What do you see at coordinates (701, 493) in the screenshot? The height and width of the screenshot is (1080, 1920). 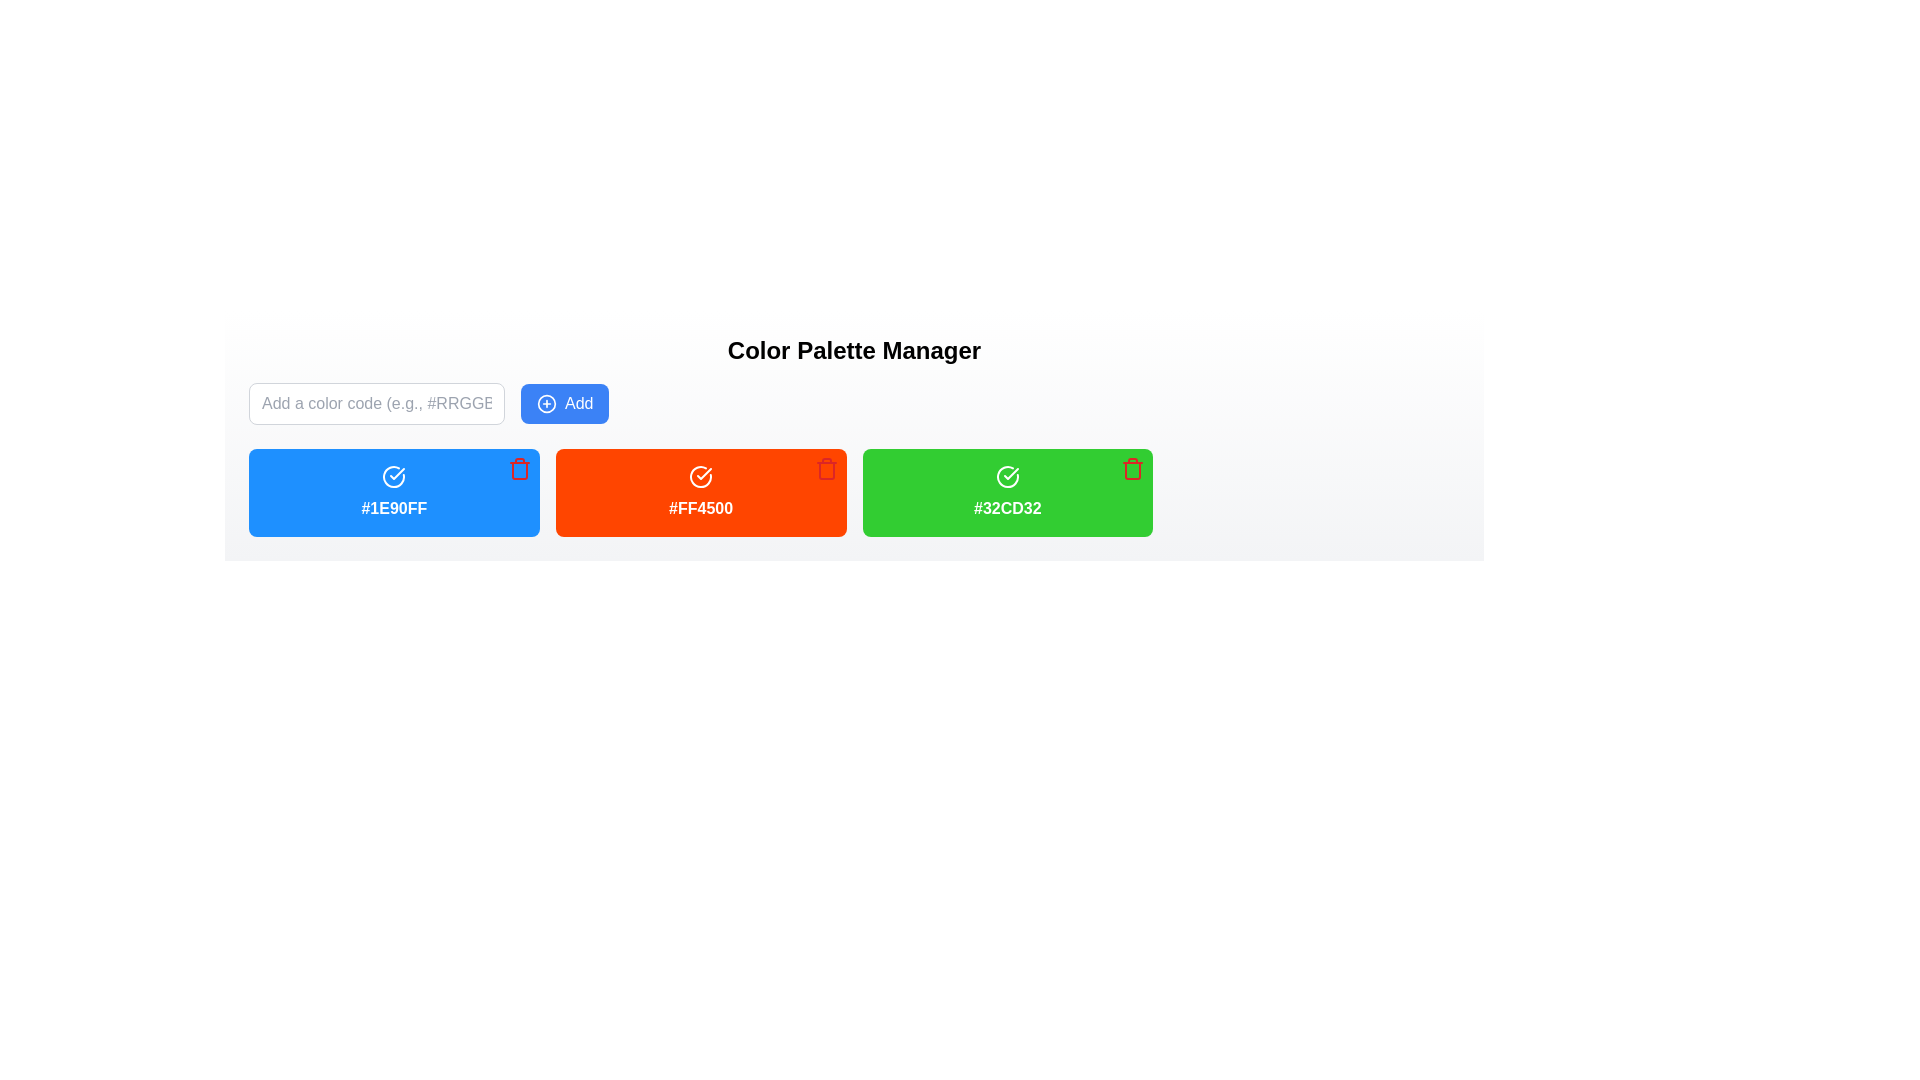 I see `the color information displayed on the bright orange card with a checkmark icon and white text, positioned centrally in a row of three color cards` at bounding box center [701, 493].